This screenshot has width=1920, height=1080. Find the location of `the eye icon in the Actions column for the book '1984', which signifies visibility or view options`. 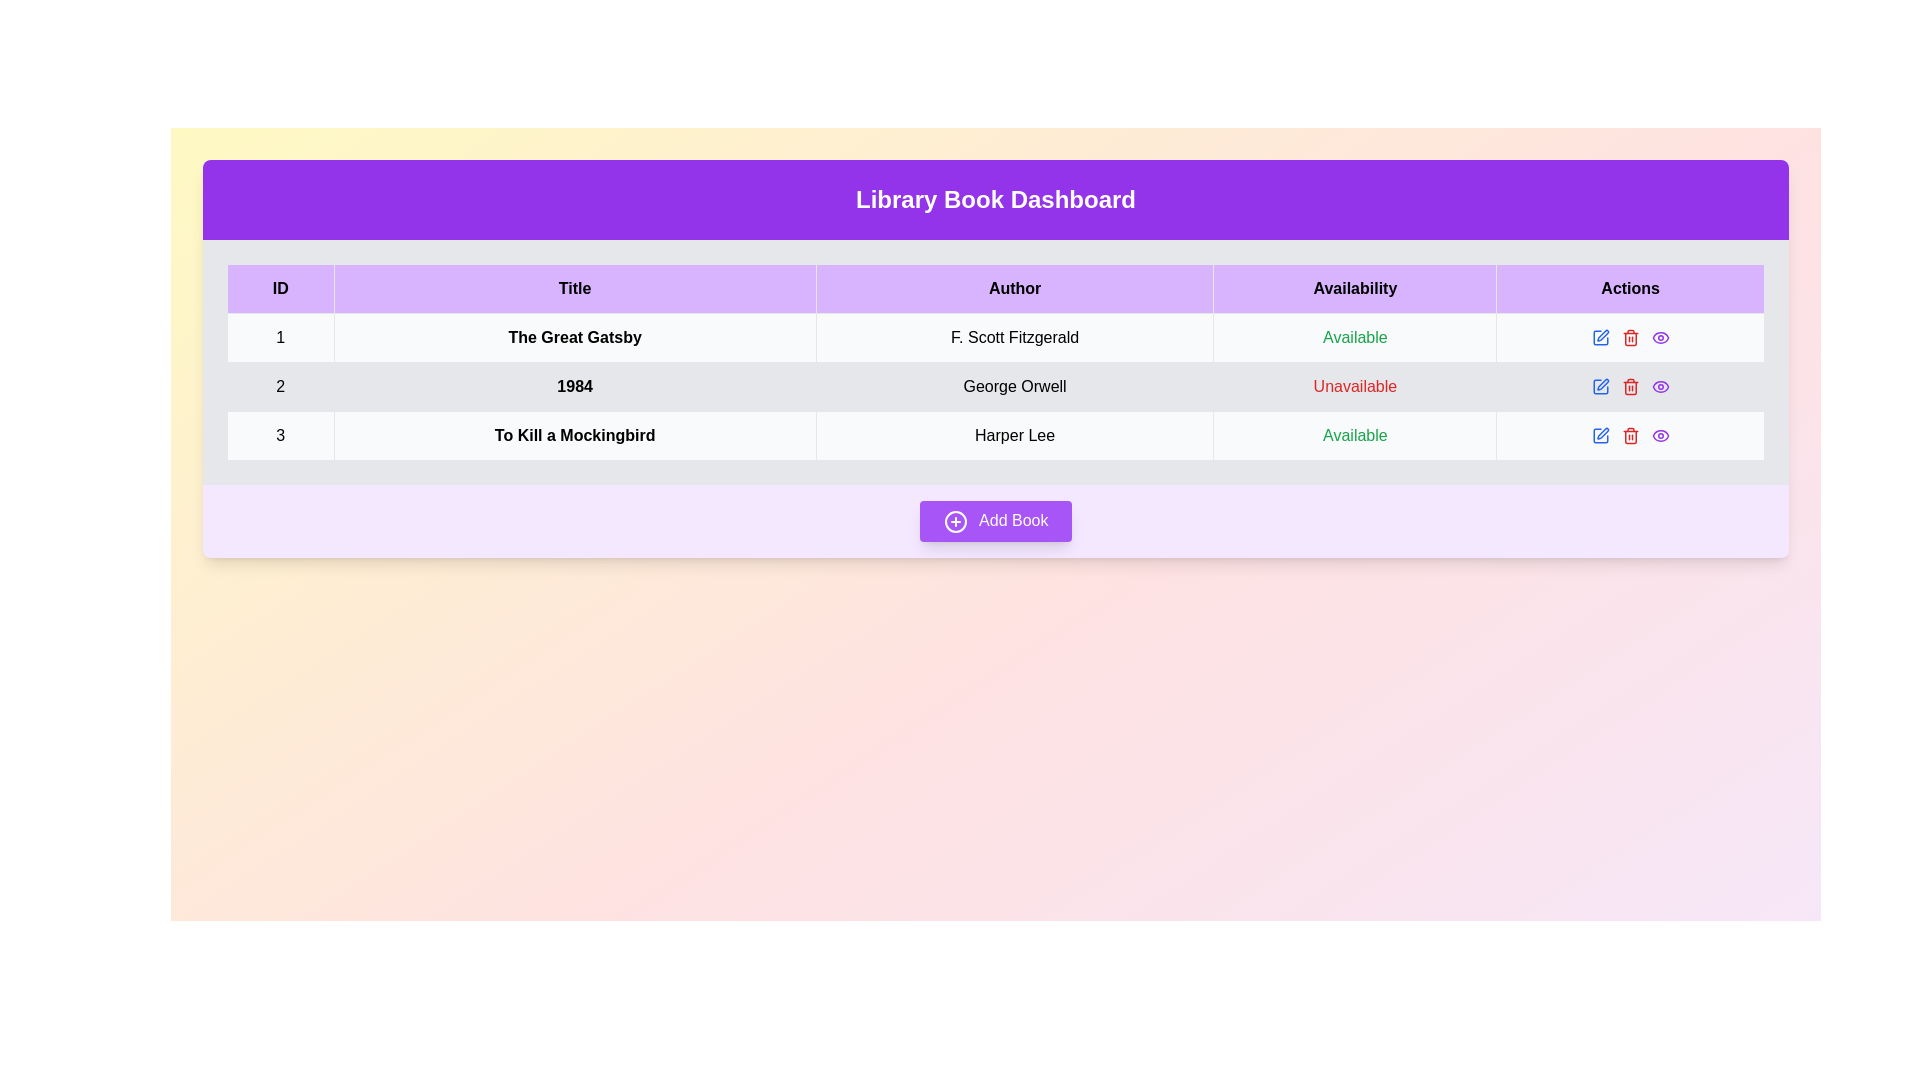

the eye icon in the Actions column for the book '1984', which signifies visibility or view options is located at coordinates (1660, 386).